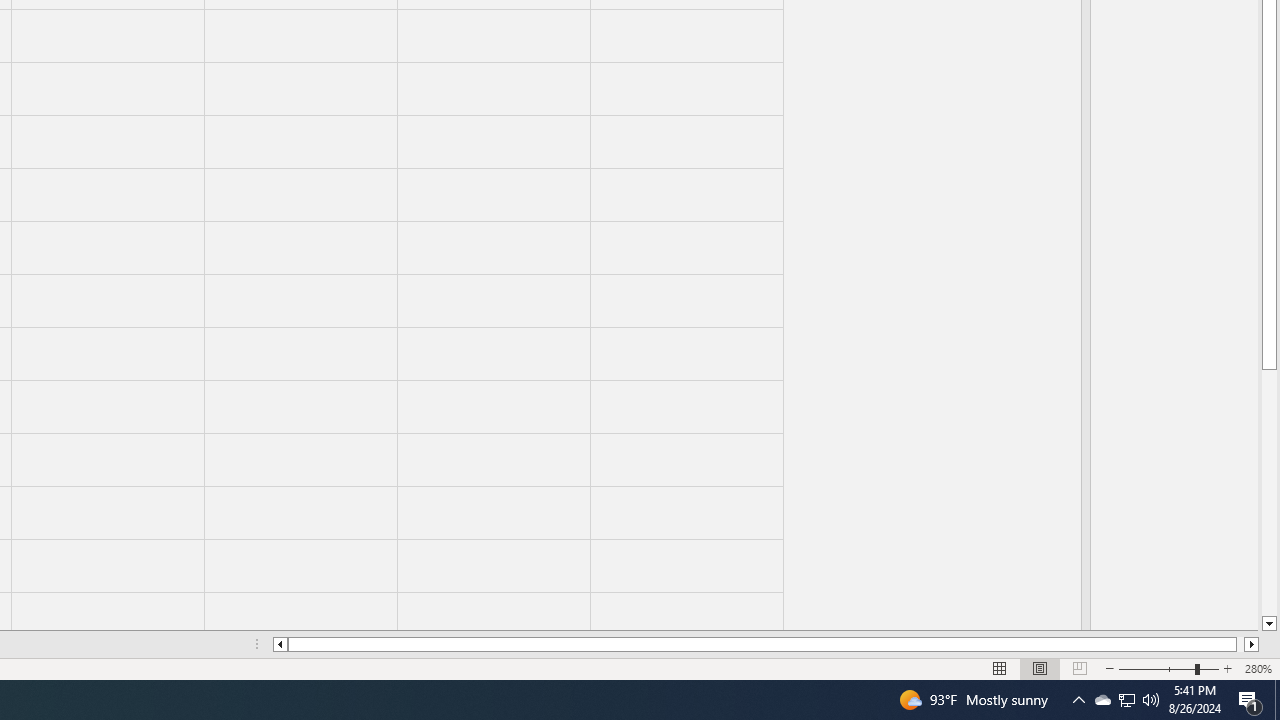  Describe the element at coordinates (1000, 669) in the screenshot. I see `'Normal'` at that location.